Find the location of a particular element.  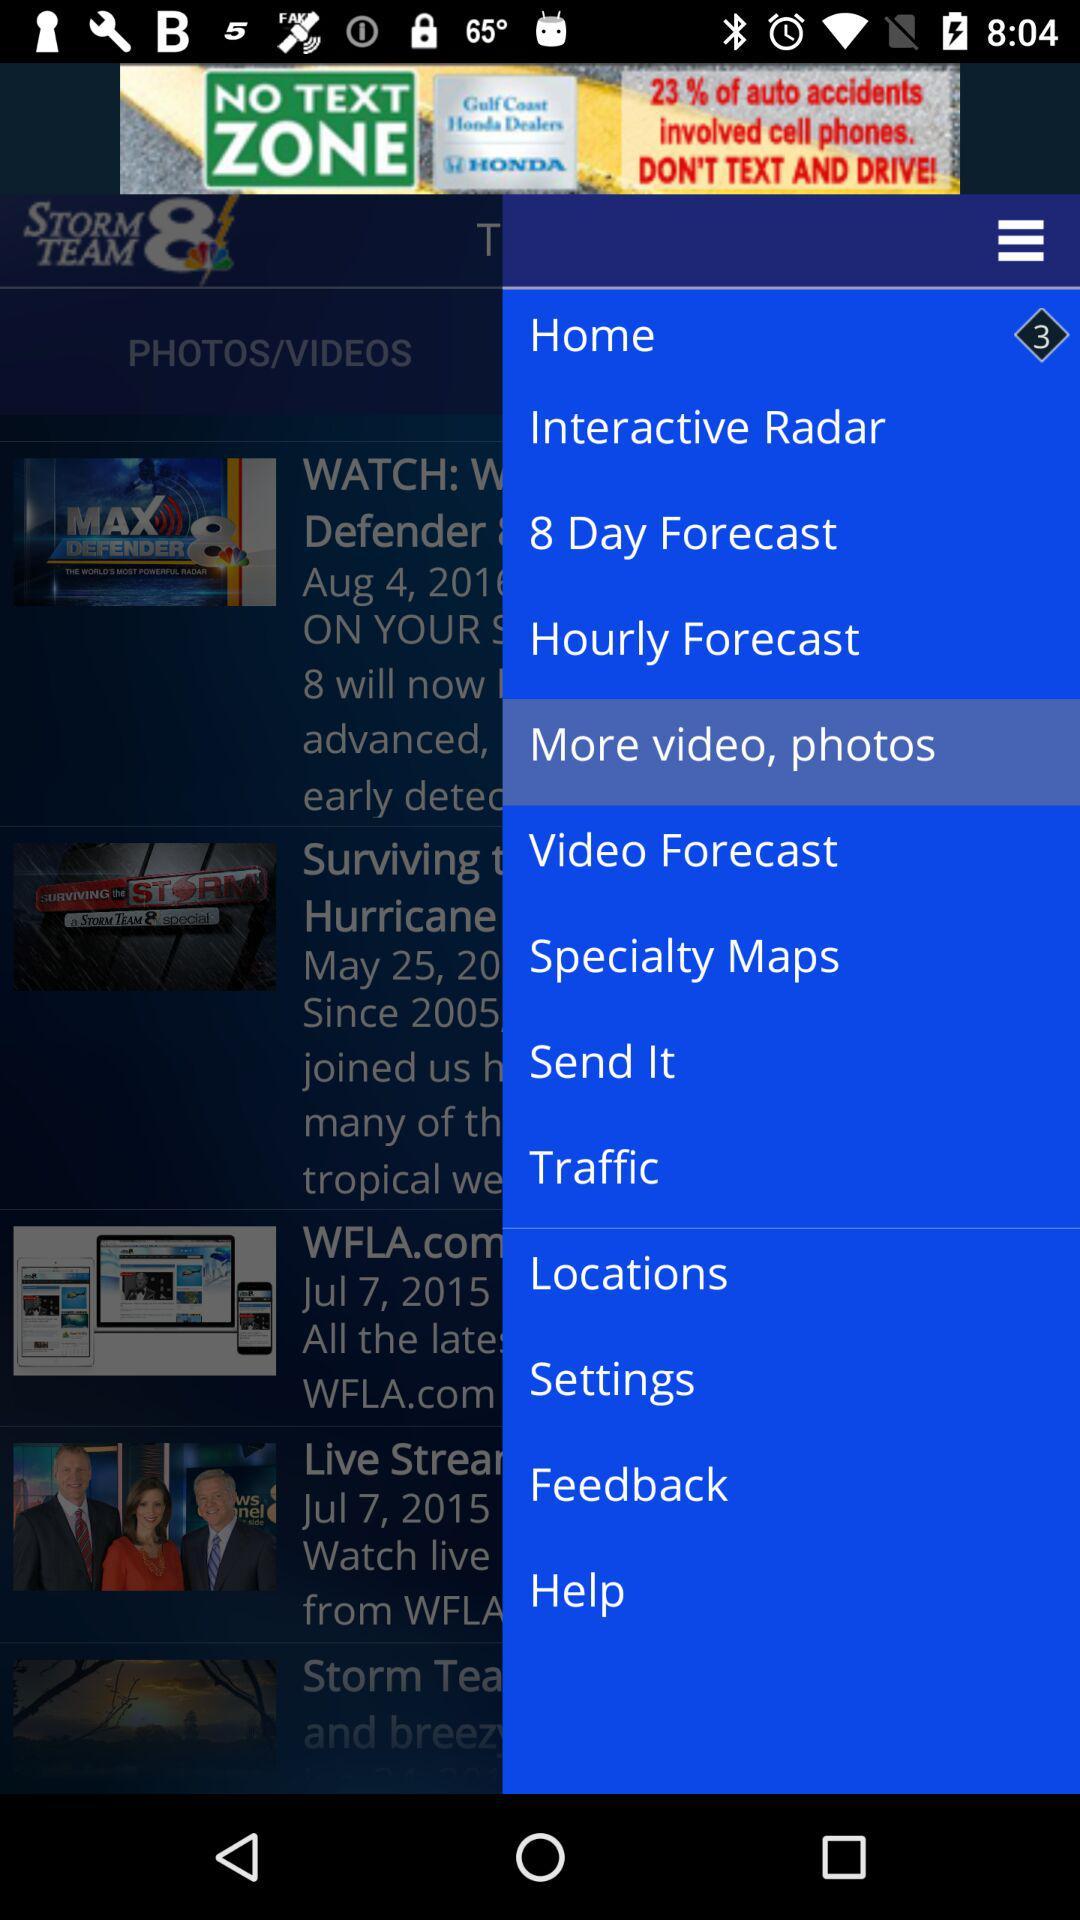

the item below the jul 7 2015 is located at coordinates (774, 1590).